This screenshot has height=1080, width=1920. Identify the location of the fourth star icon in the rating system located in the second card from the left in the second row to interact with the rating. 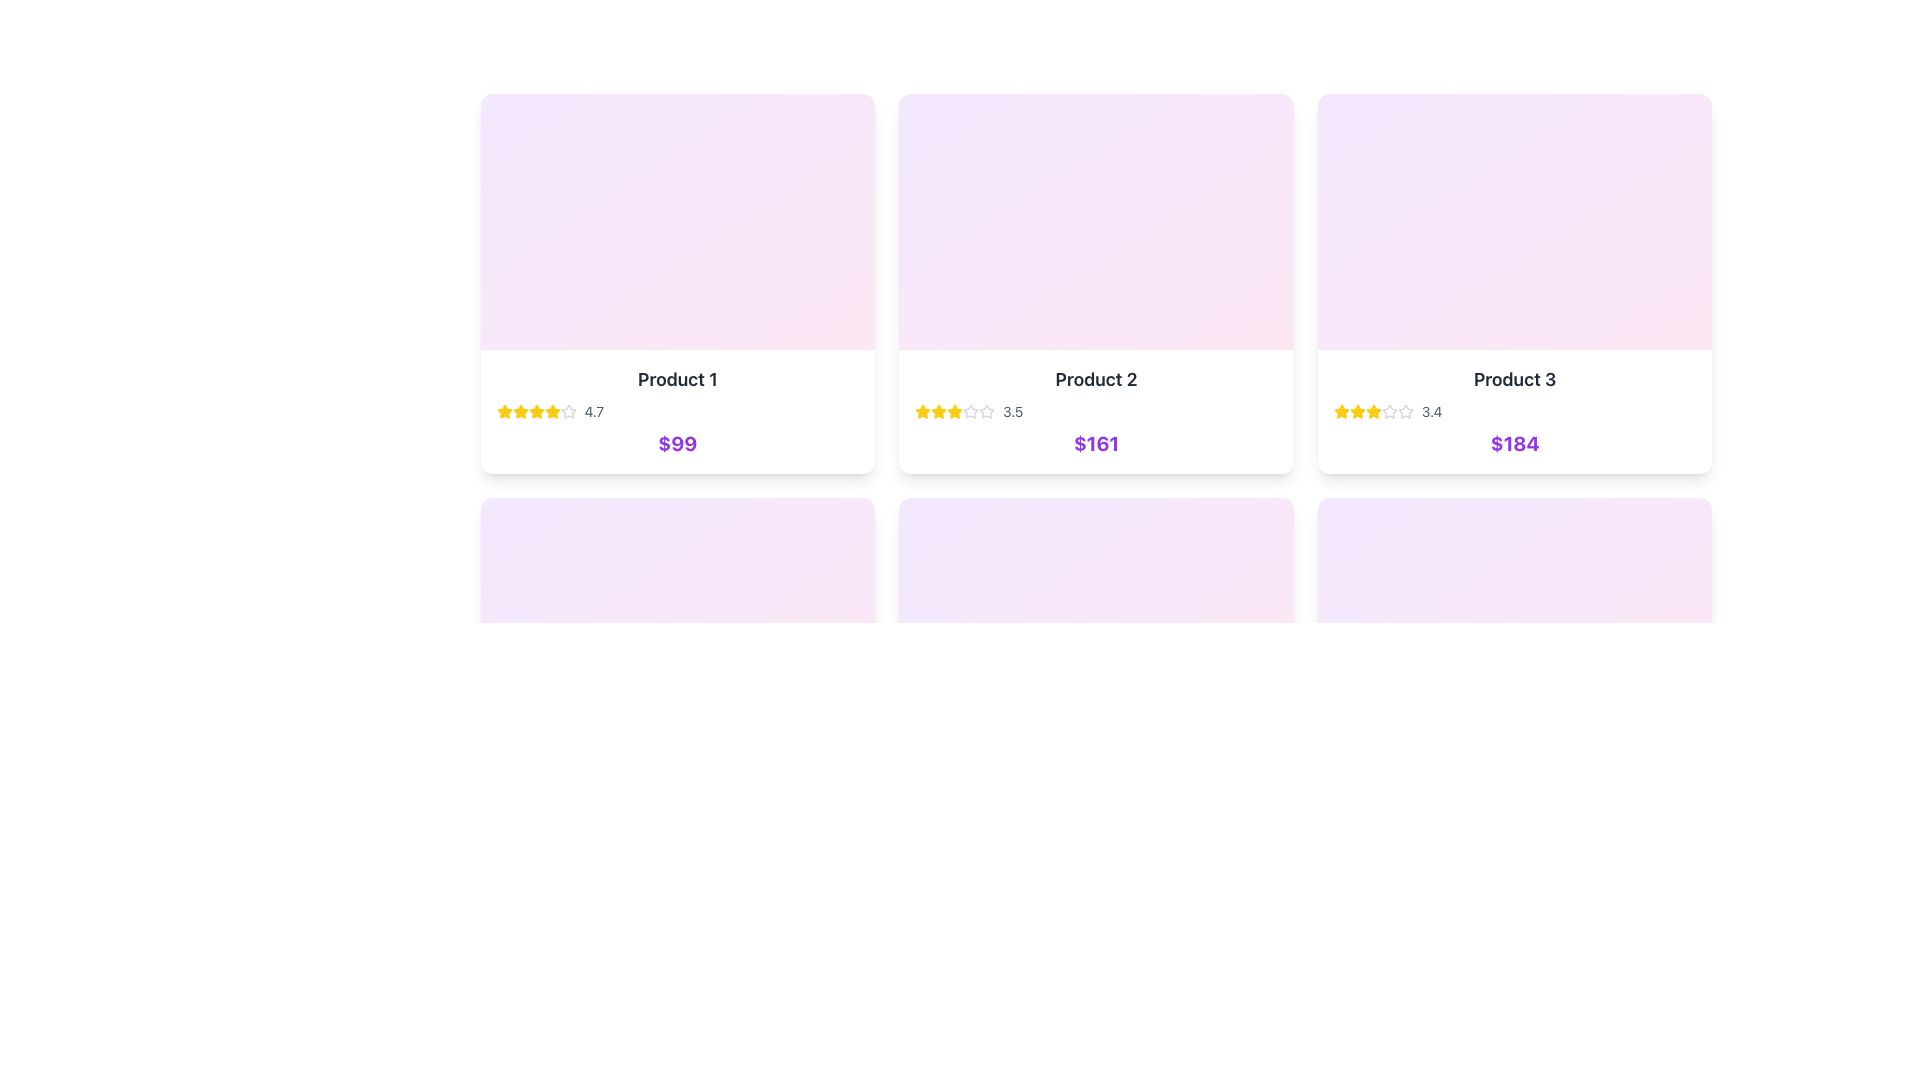
(987, 410).